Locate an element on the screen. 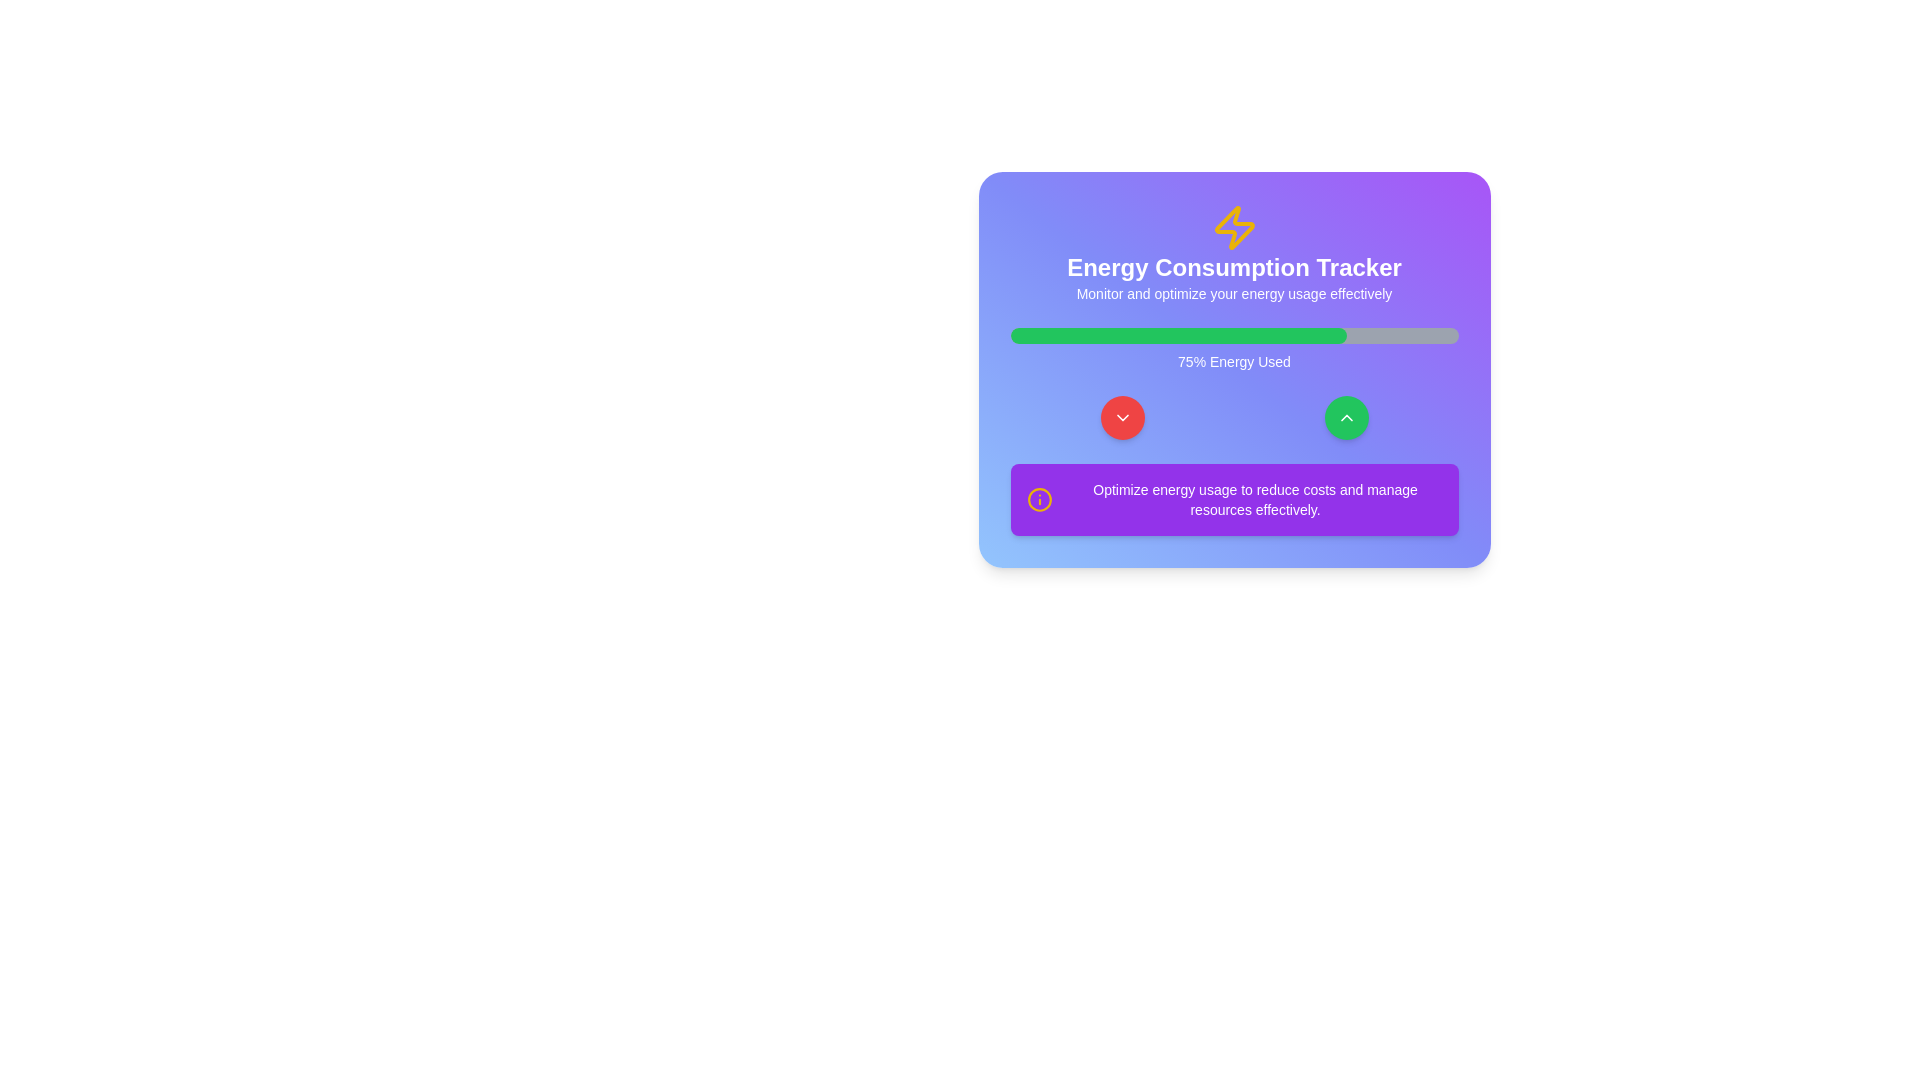  the informational icon located on the left side of the purple section, adjacent to the paragraph about optimizing energy usage is located at coordinates (1039, 499).